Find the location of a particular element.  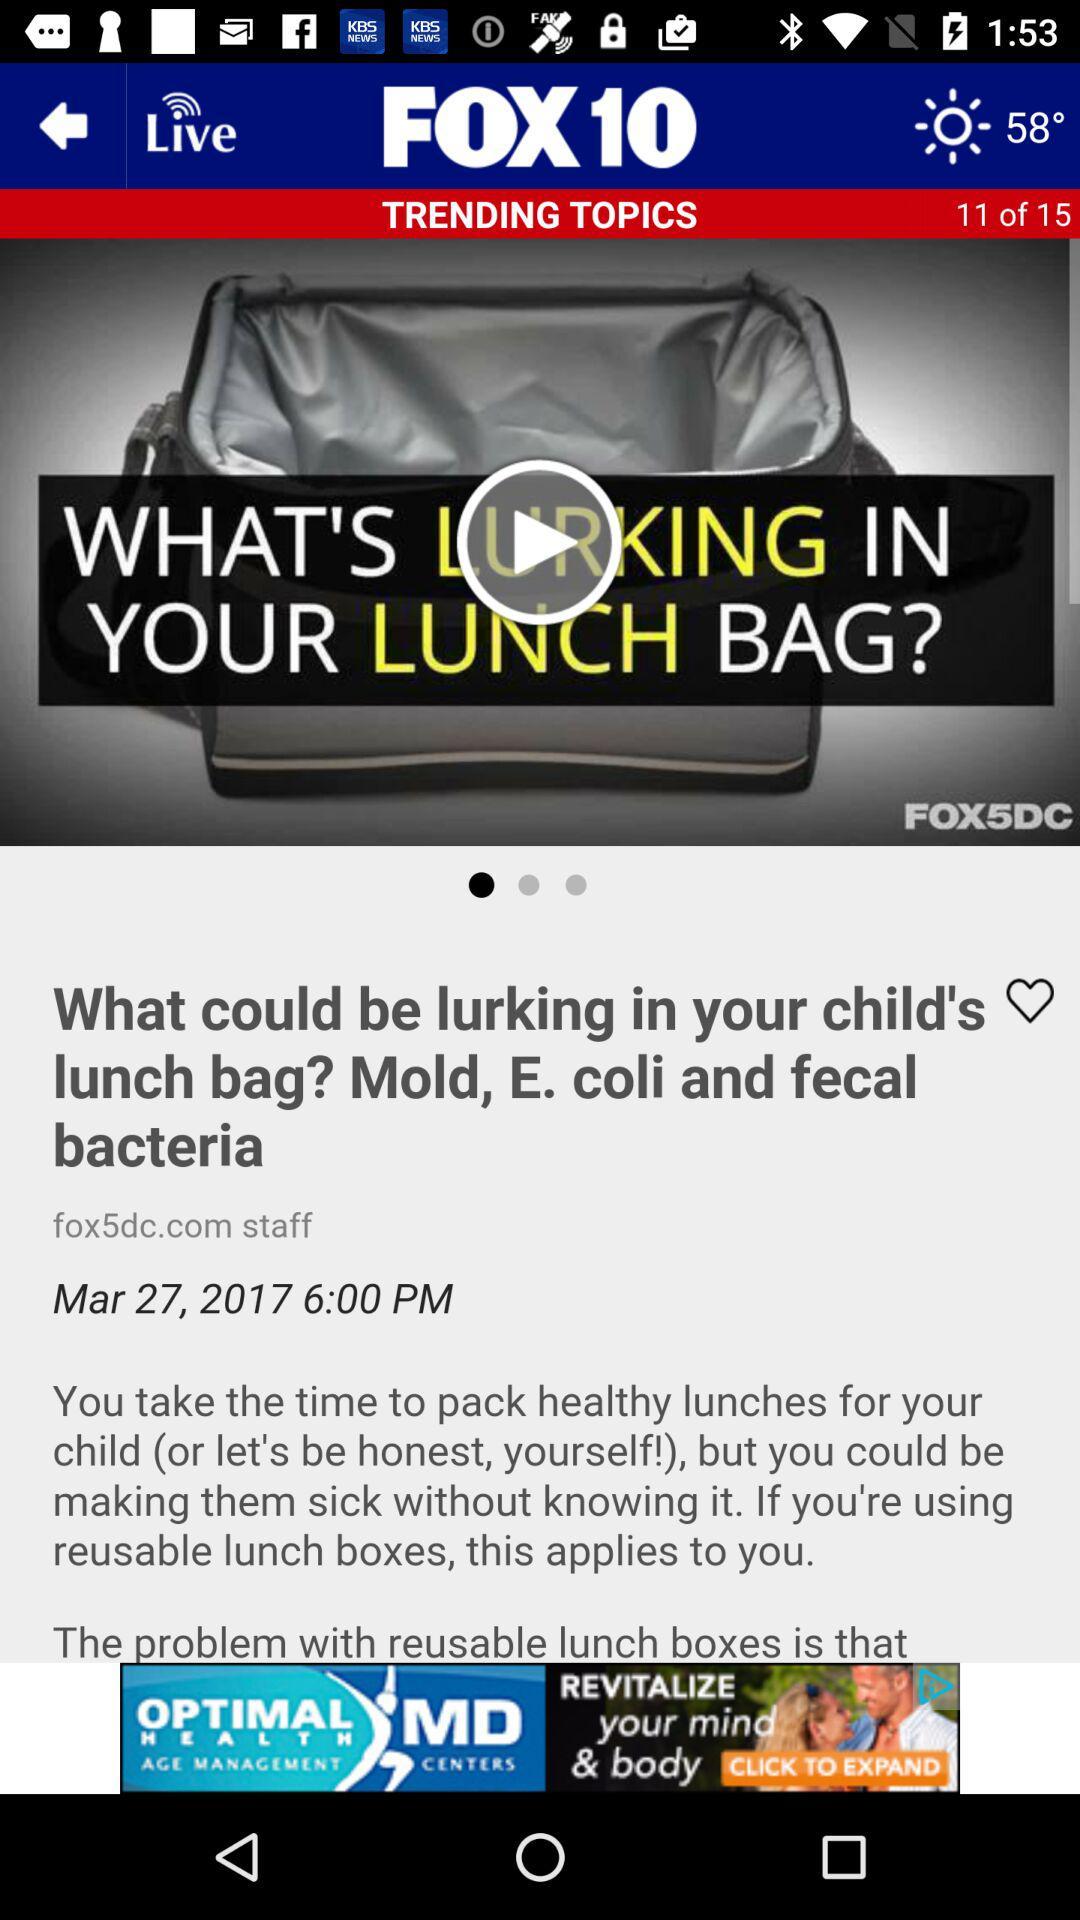

button is located at coordinates (1017, 1000).